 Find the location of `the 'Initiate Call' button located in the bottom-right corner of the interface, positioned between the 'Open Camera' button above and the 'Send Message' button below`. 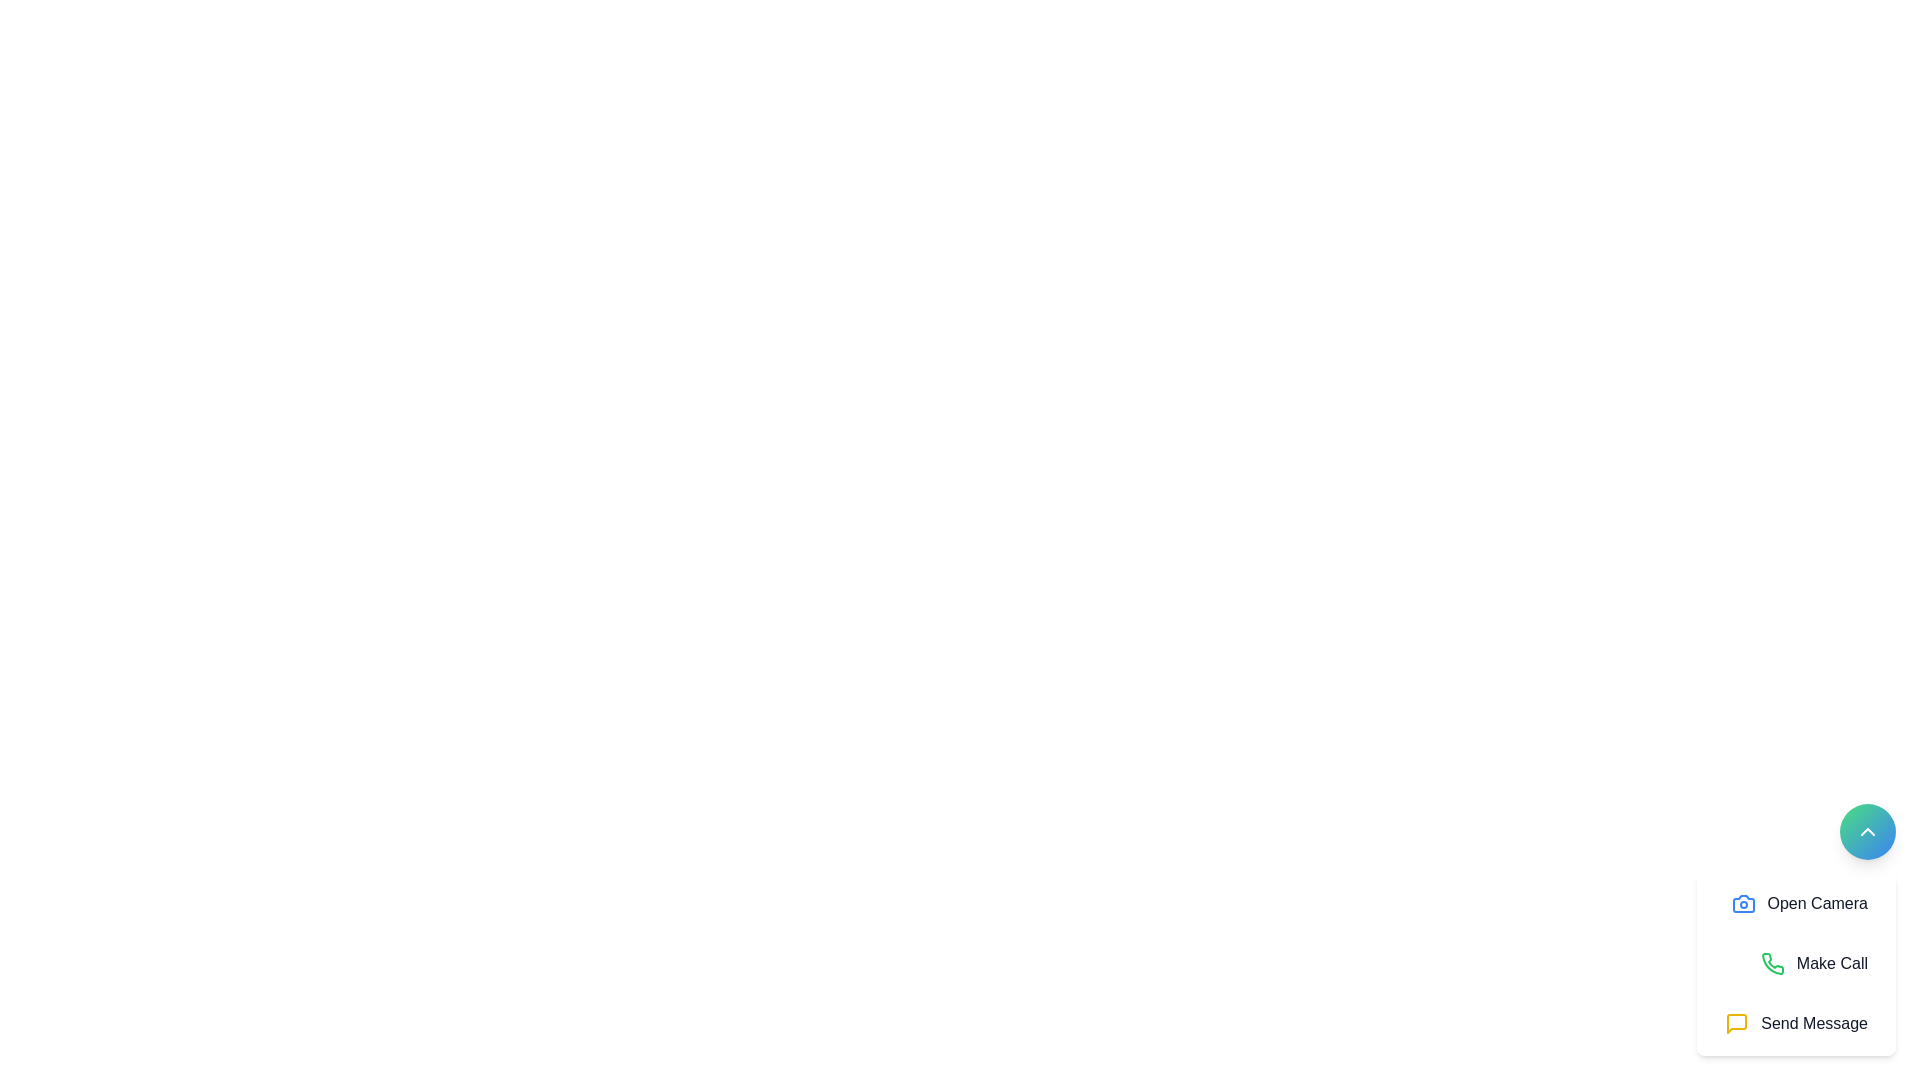

the 'Initiate Call' button located in the bottom-right corner of the interface, positioned between the 'Open Camera' button above and the 'Send Message' button below is located at coordinates (1814, 963).